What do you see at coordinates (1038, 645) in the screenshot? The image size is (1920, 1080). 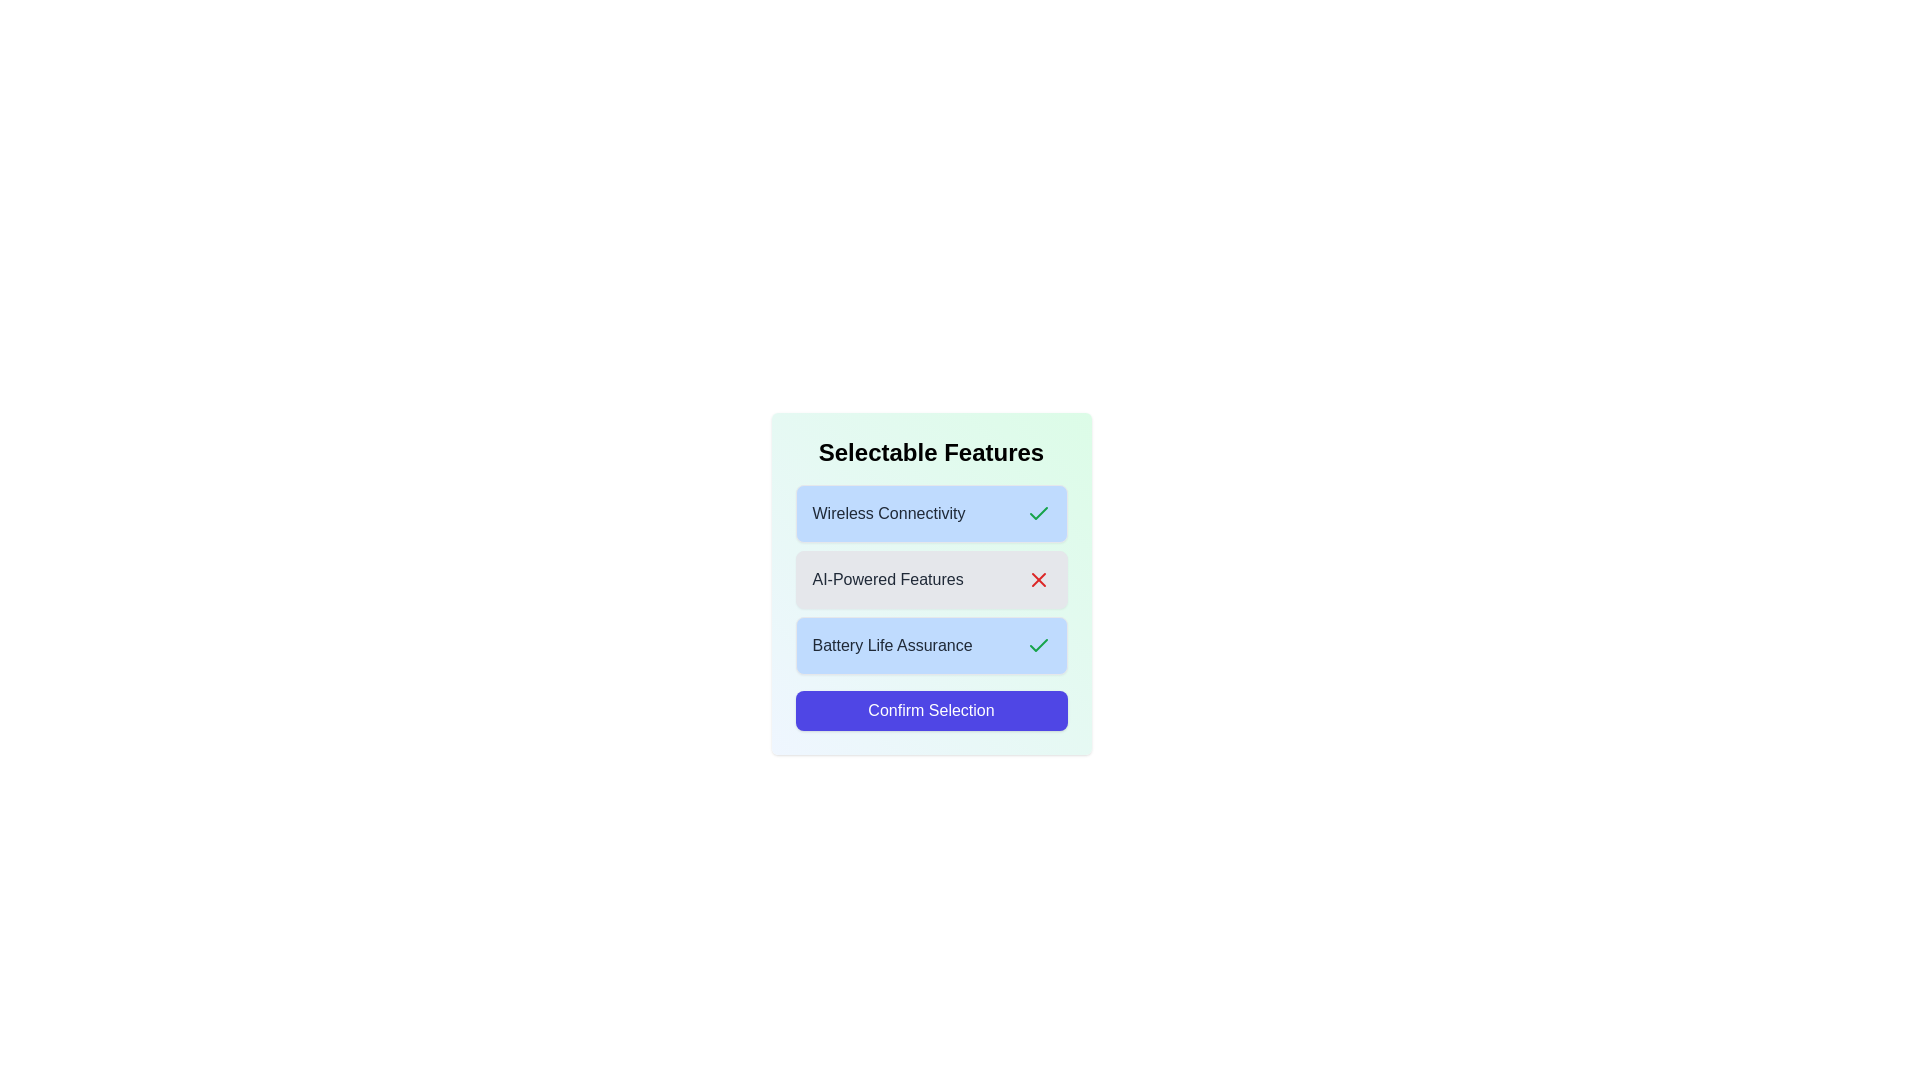 I see `the green checkmark icon next to the 'Battery Life Assurance' text for visual confirmation` at bounding box center [1038, 645].